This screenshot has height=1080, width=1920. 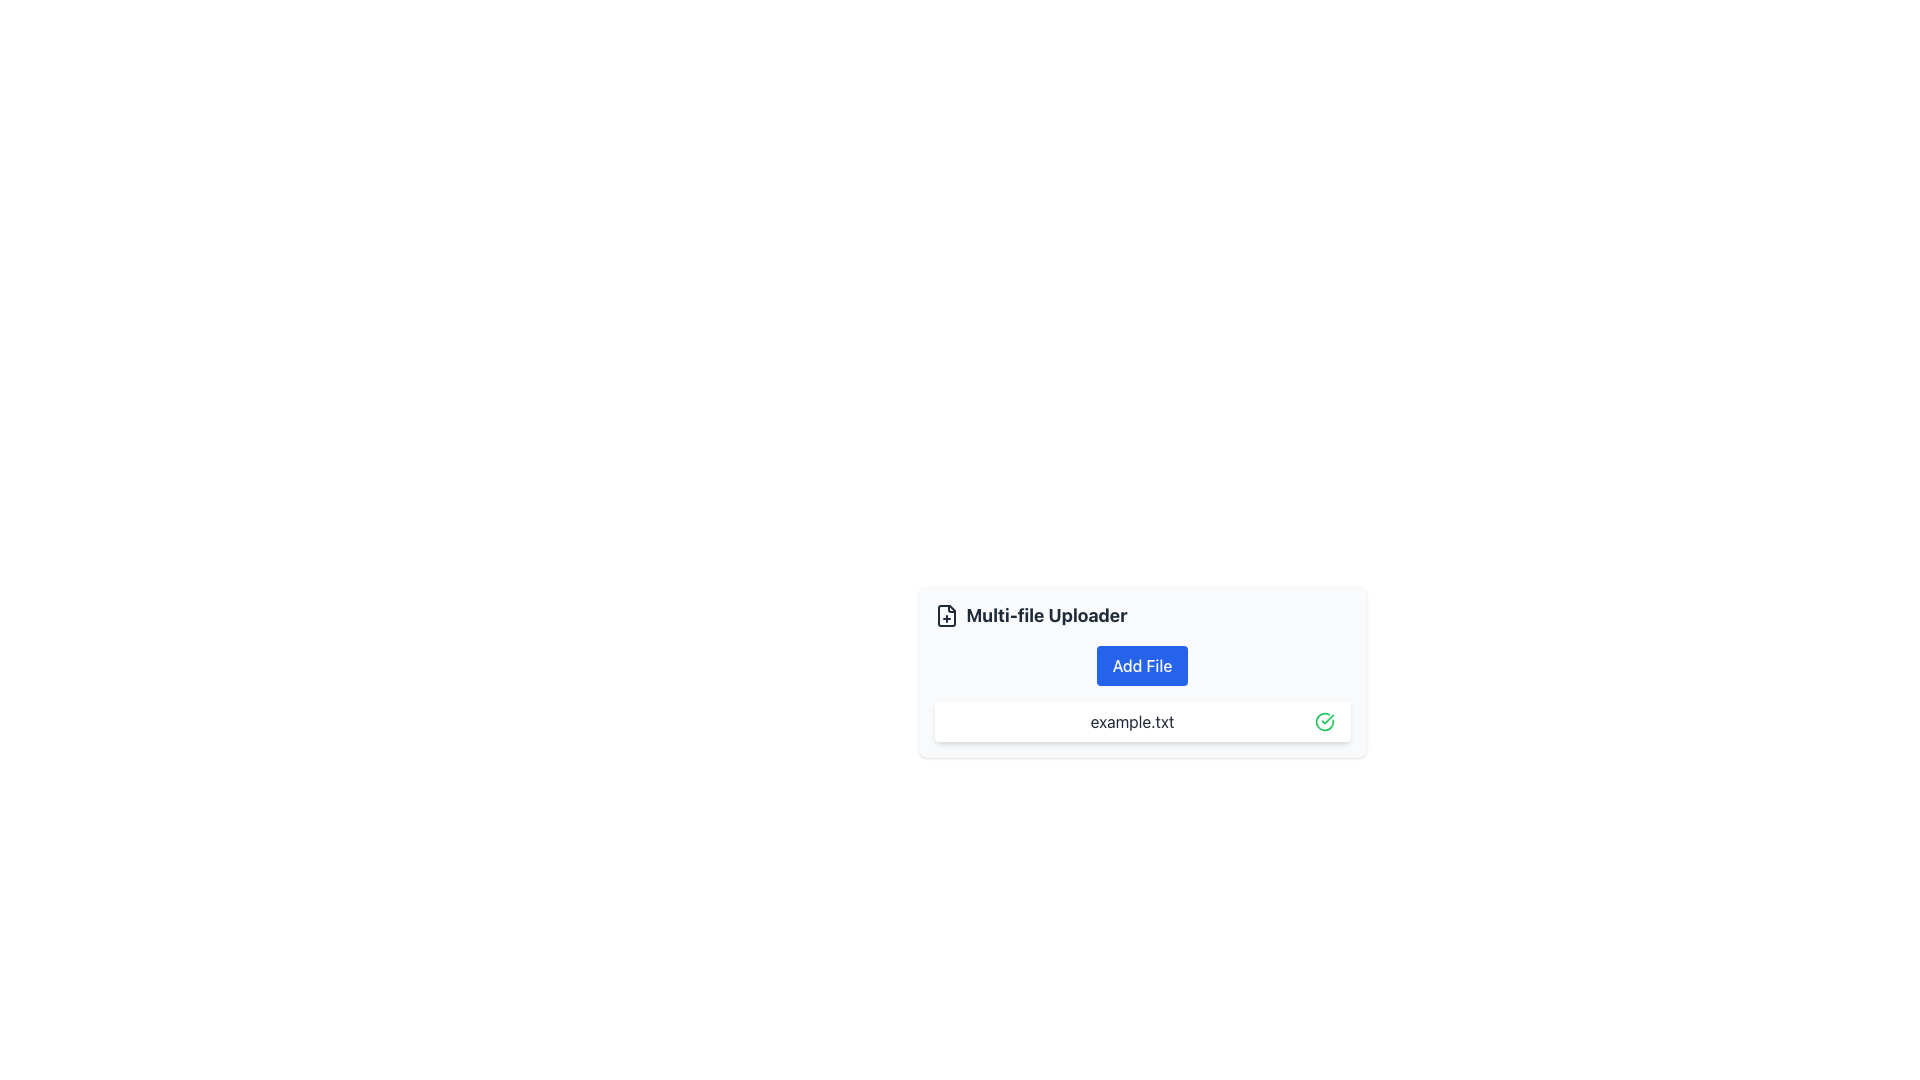 What do you see at coordinates (1324, 721) in the screenshot?
I see `the circular green status indicator icon located to the far right of the filename 'example.txt' in the file upload interface` at bounding box center [1324, 721].